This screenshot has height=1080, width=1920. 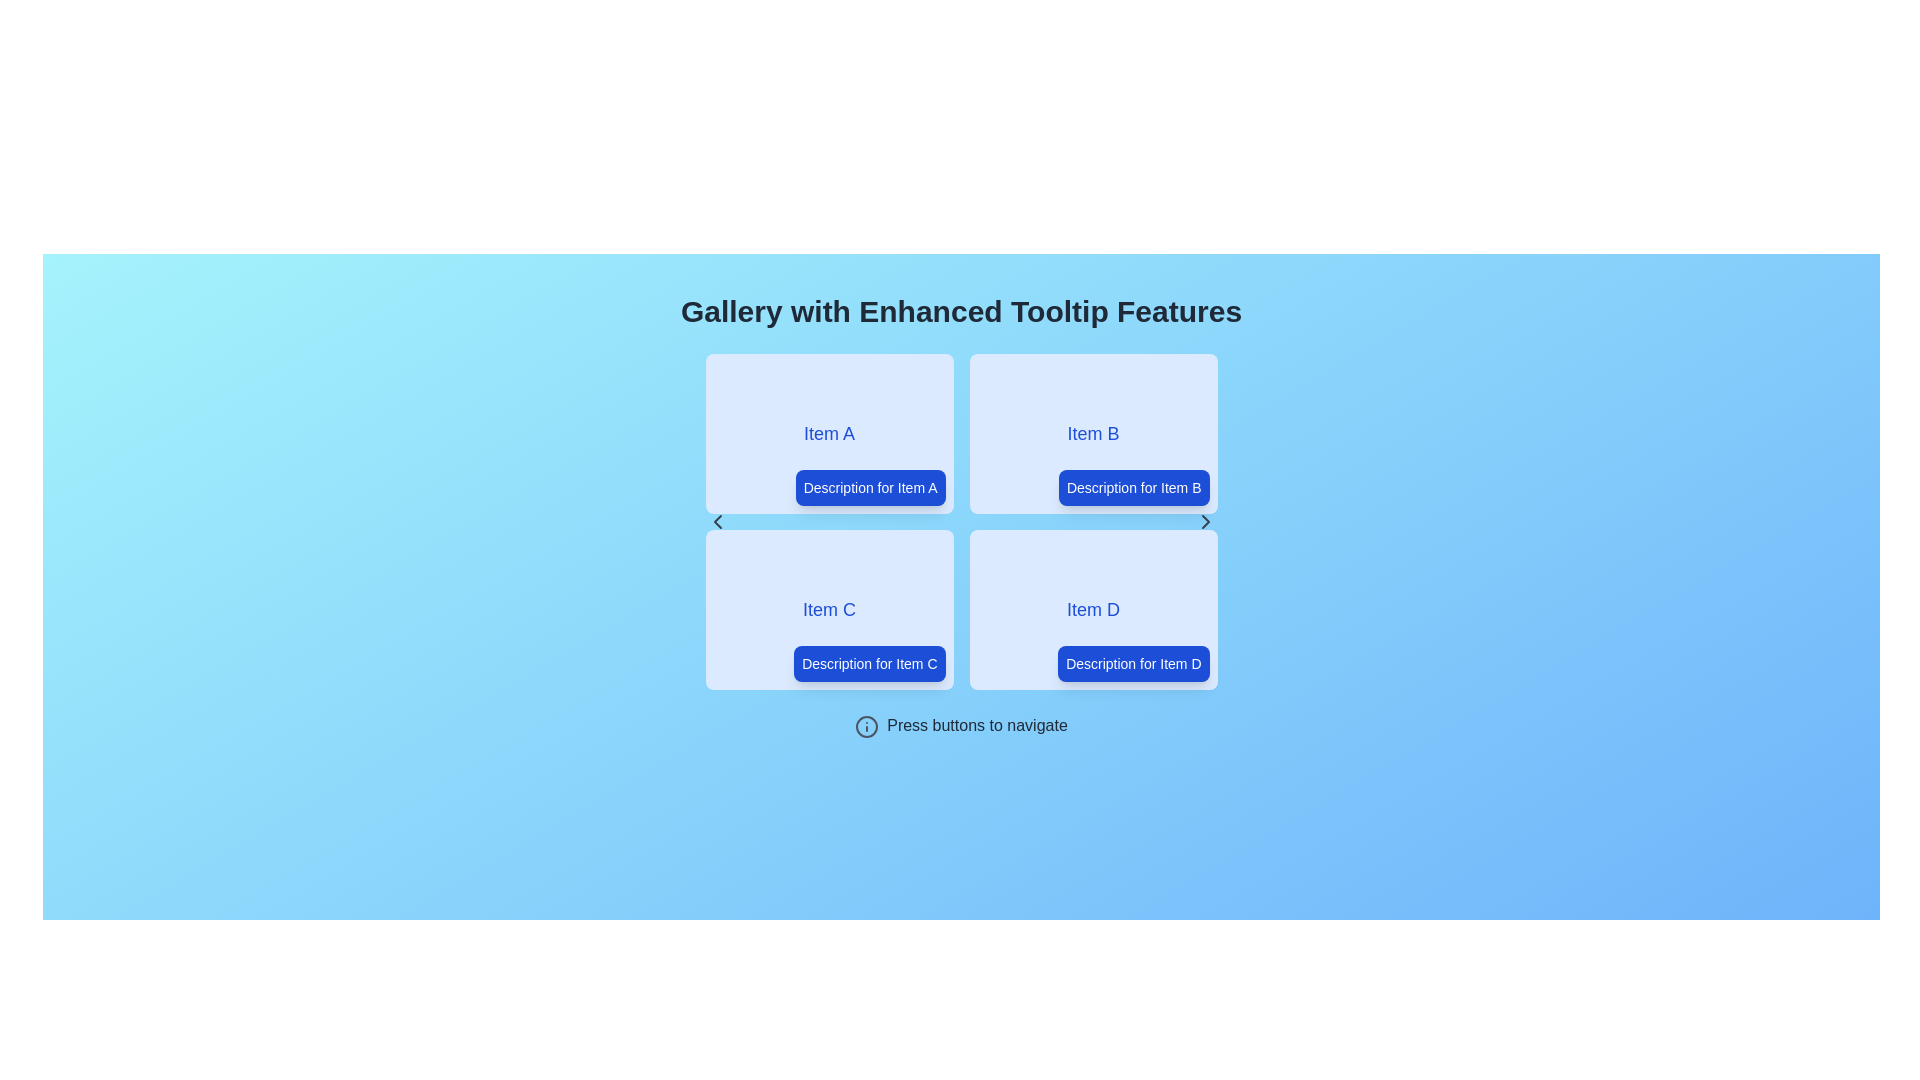 What do you see at coordinates (829, 608) in the screenshot?
I see `the text label or heading that summarizes the main focus of the card, located in the bottom-left quadrant of the four-card grid, to focus on related content` at bounding box center [829, 608].